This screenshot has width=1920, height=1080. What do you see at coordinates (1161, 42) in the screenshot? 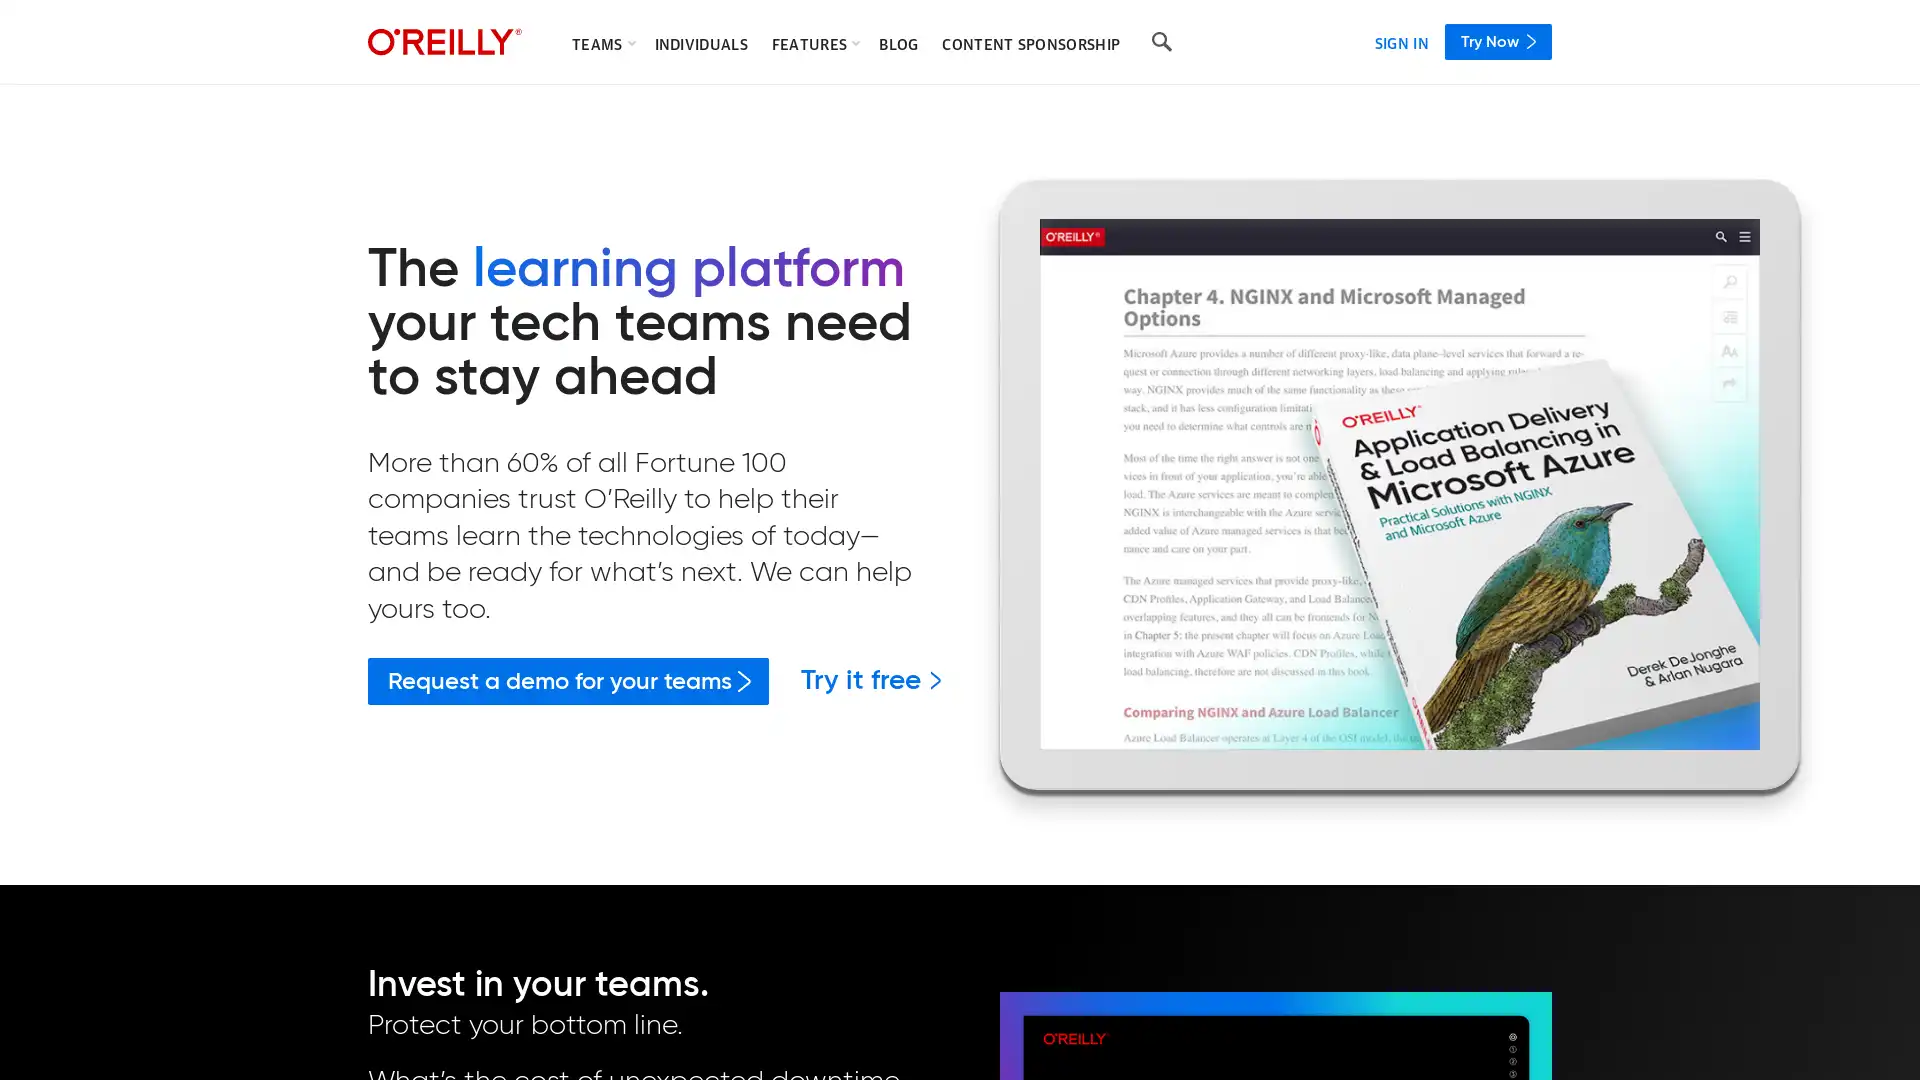
I see `Search` at bounding box center [1161, 42].